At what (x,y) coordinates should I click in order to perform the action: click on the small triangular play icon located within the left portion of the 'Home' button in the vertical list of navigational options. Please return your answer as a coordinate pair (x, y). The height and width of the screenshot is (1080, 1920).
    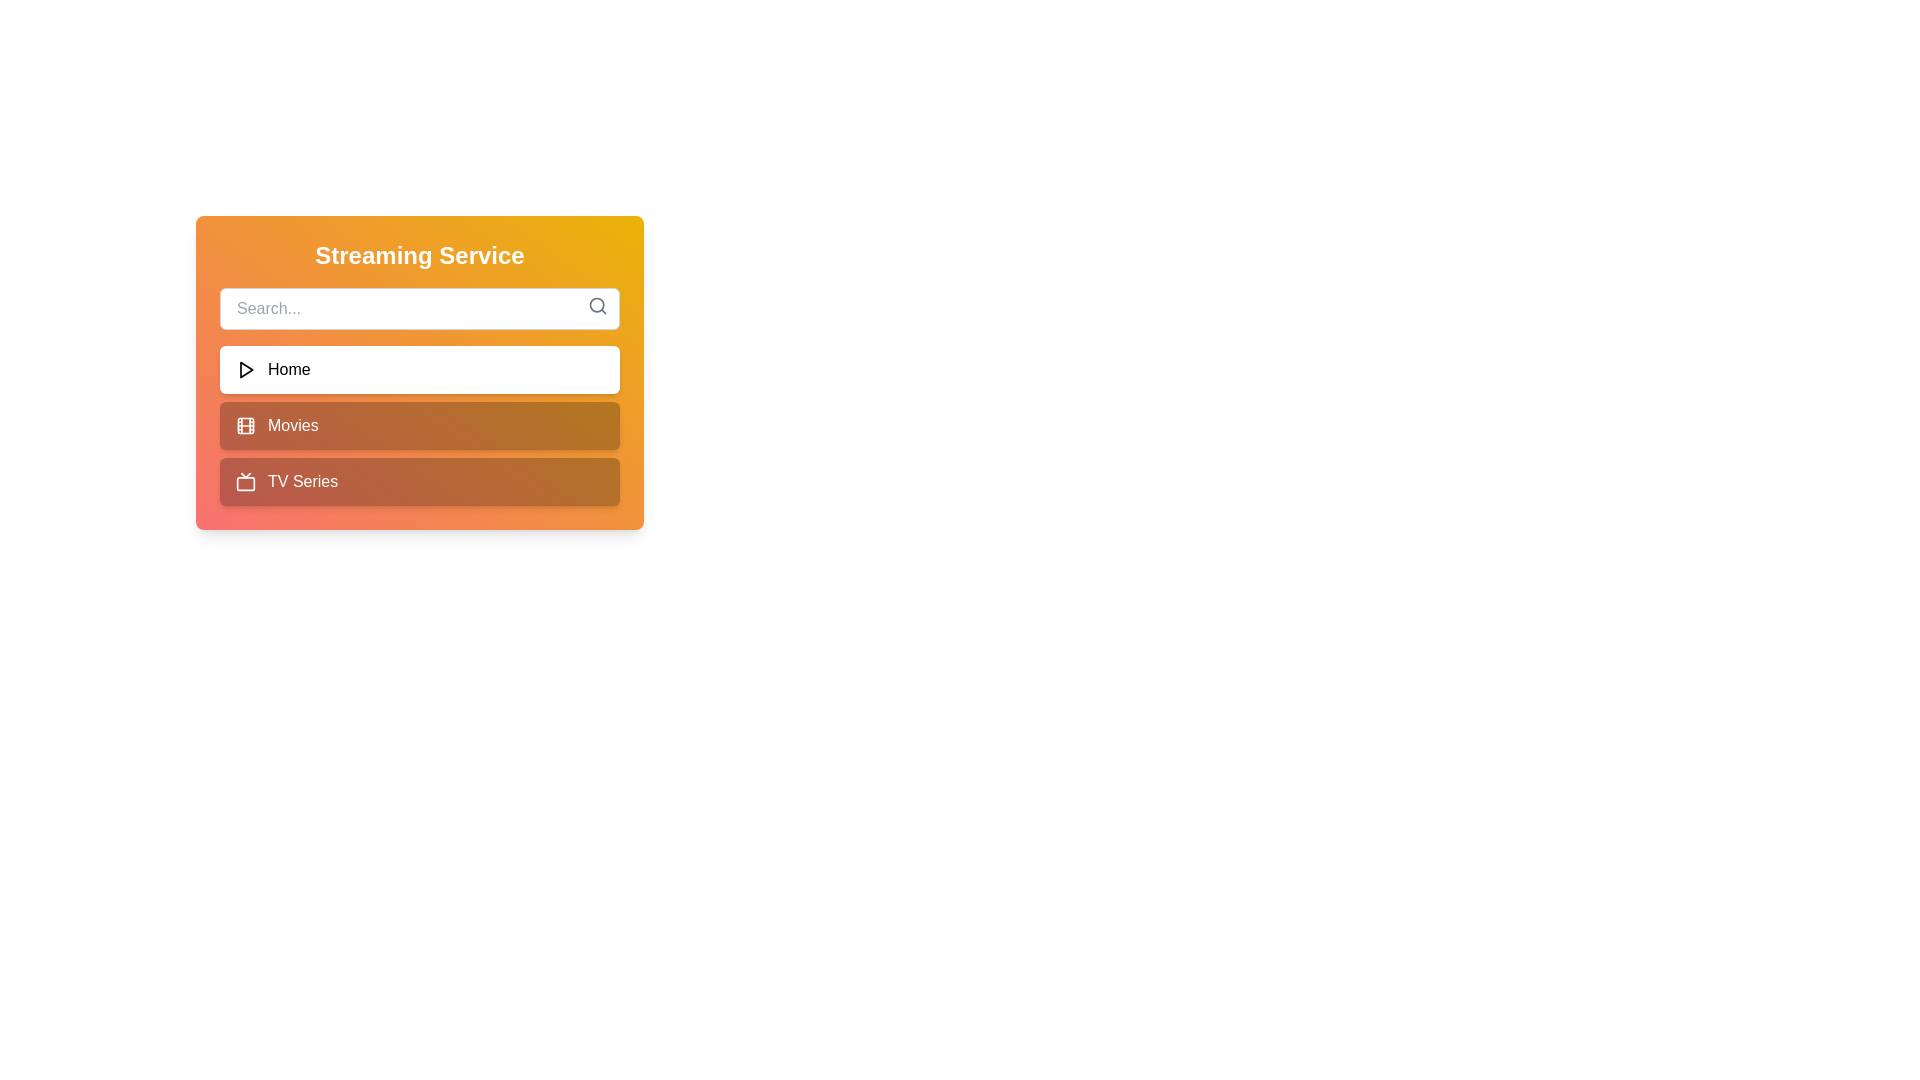
    Looking at the image, I should click on (244, 370).